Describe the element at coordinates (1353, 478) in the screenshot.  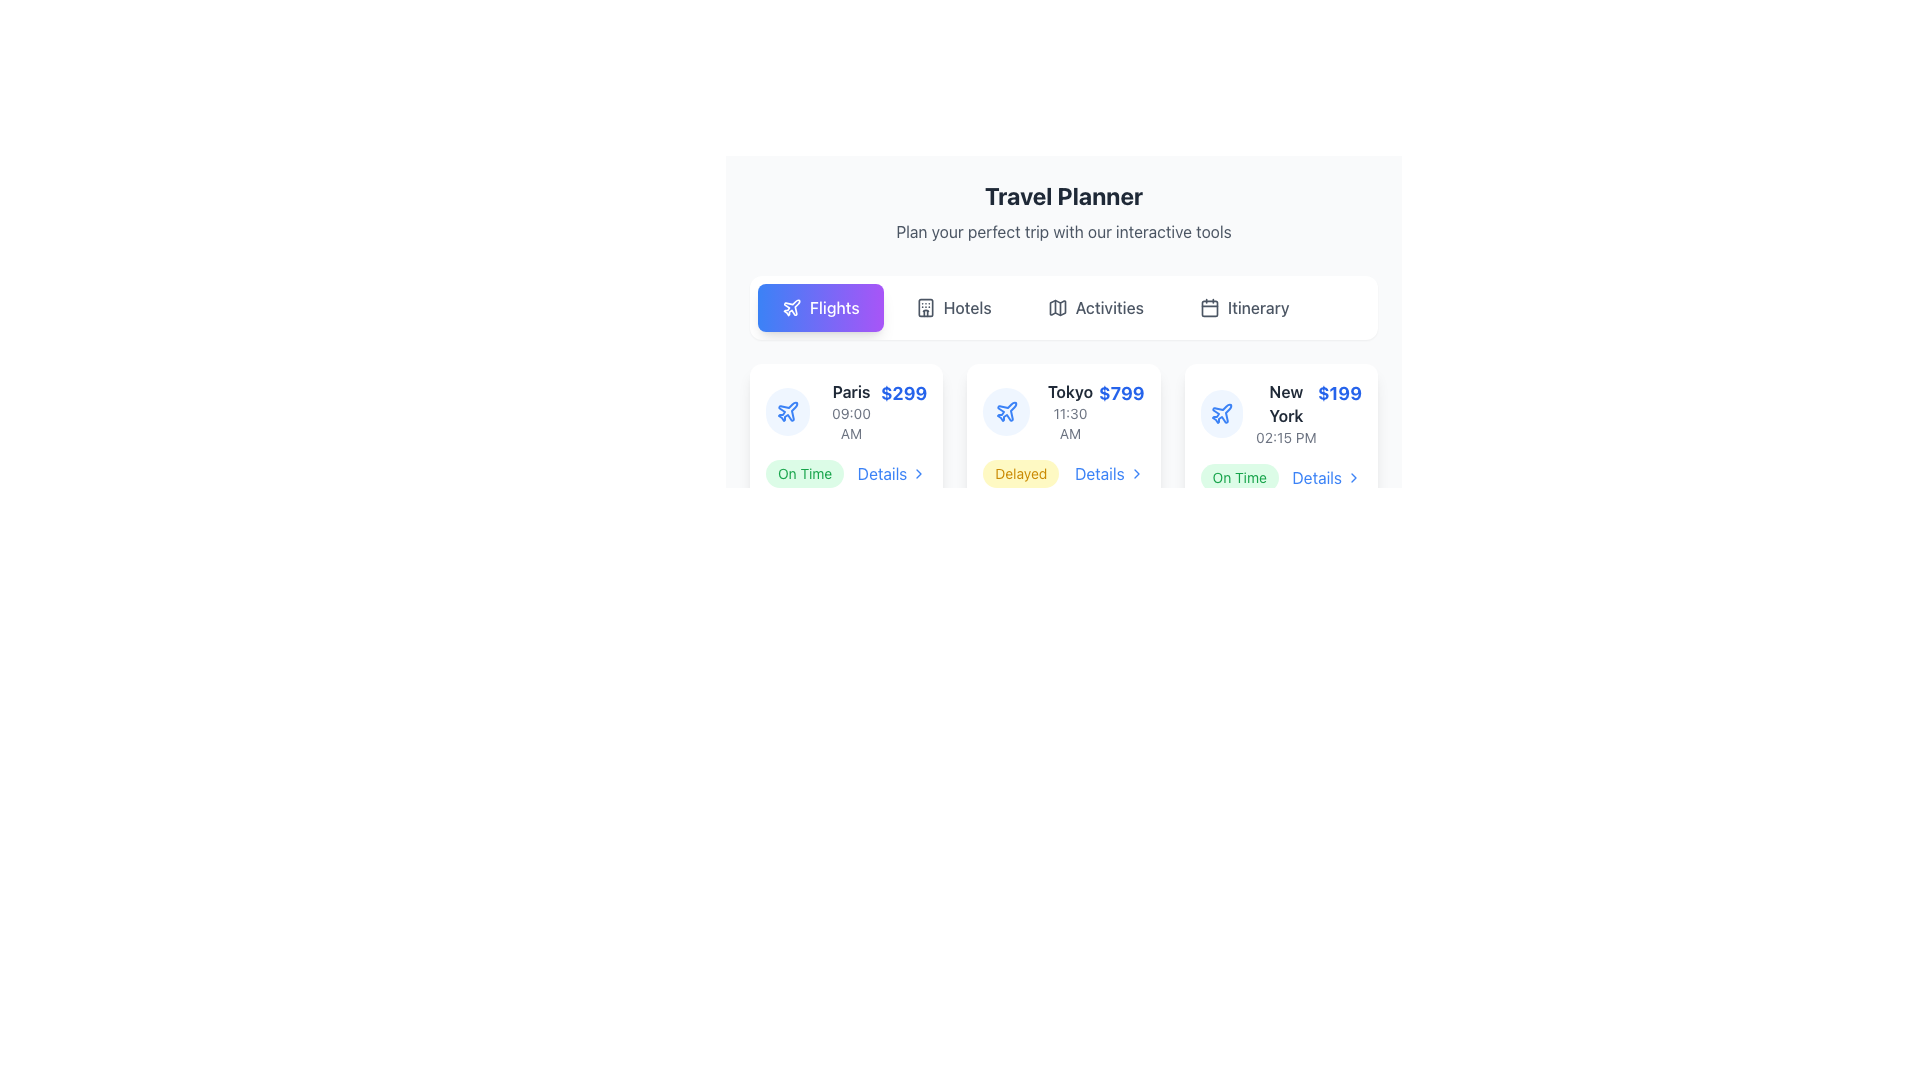
I see `the navigational icon located to the immediate right of the 'Details' text label for the 'New York' flight option` at that location.